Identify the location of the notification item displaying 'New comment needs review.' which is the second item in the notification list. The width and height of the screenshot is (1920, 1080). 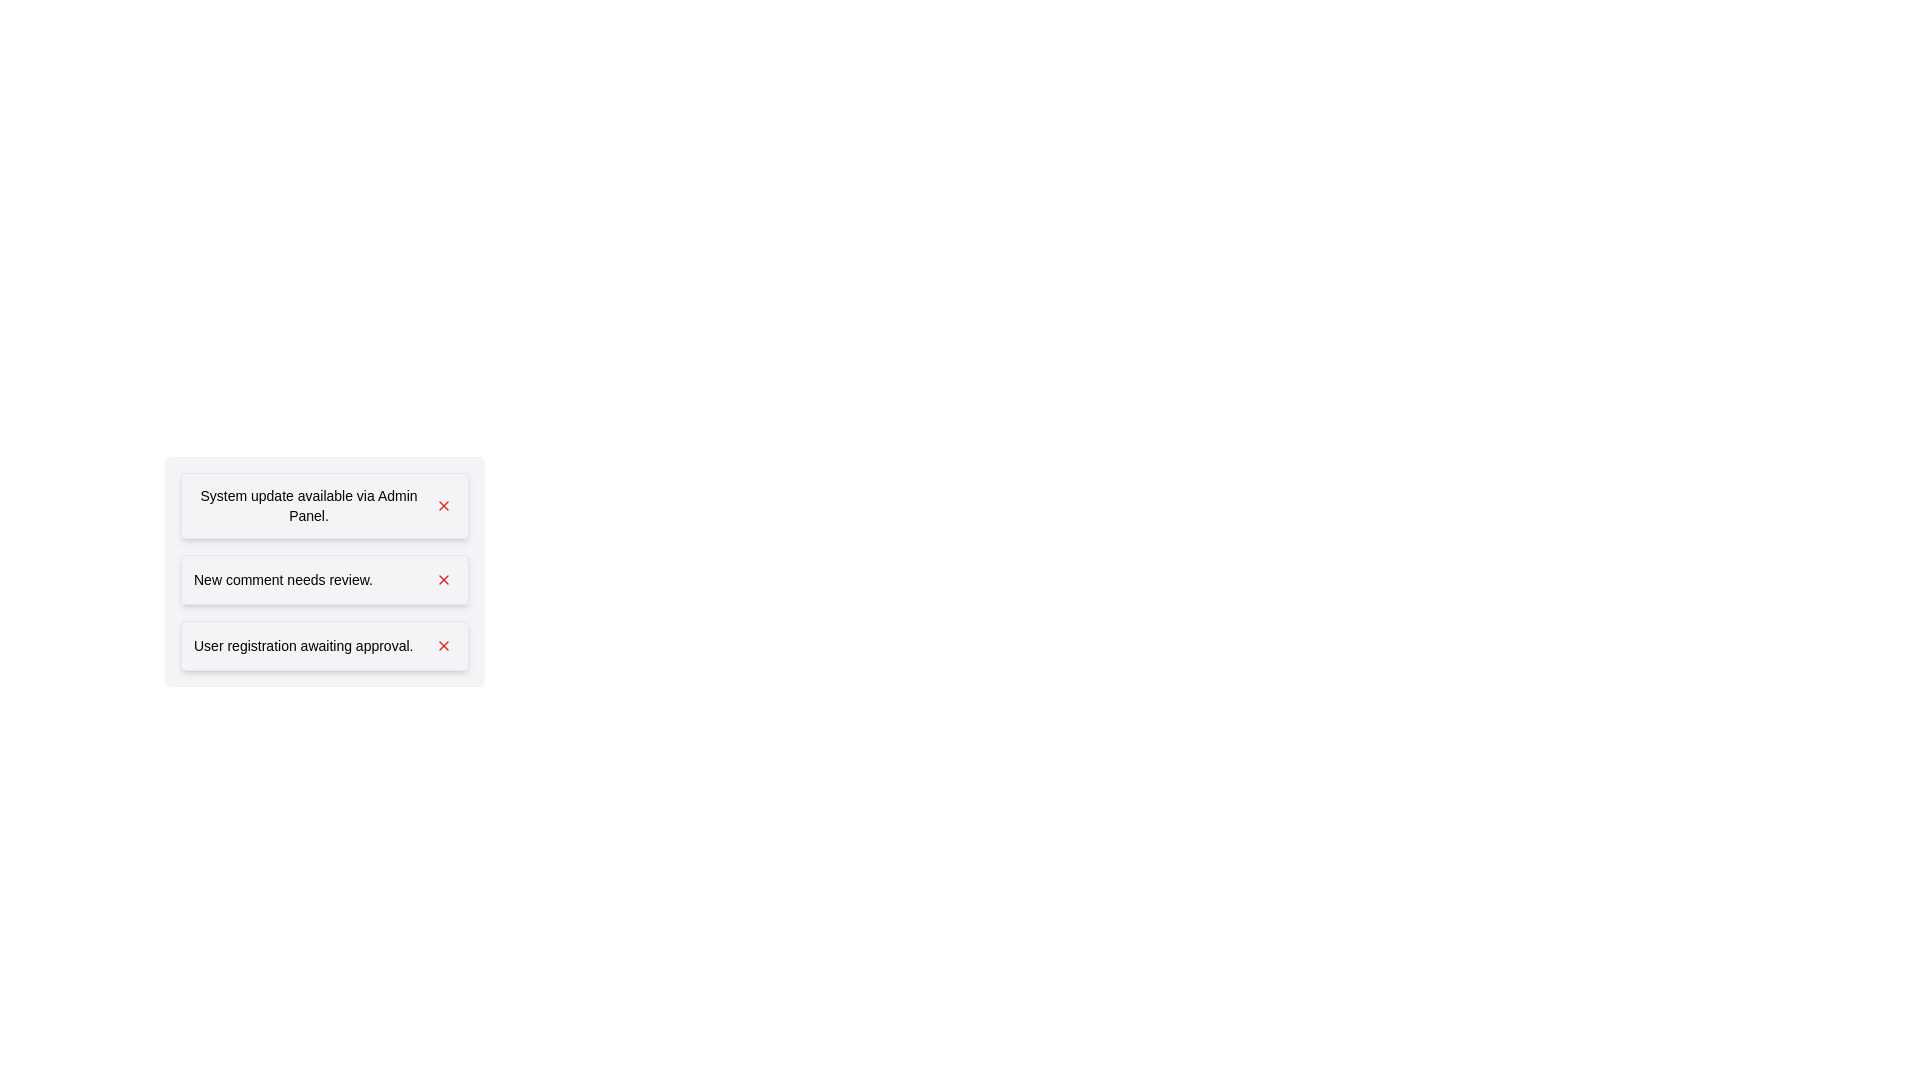
(325, 571).